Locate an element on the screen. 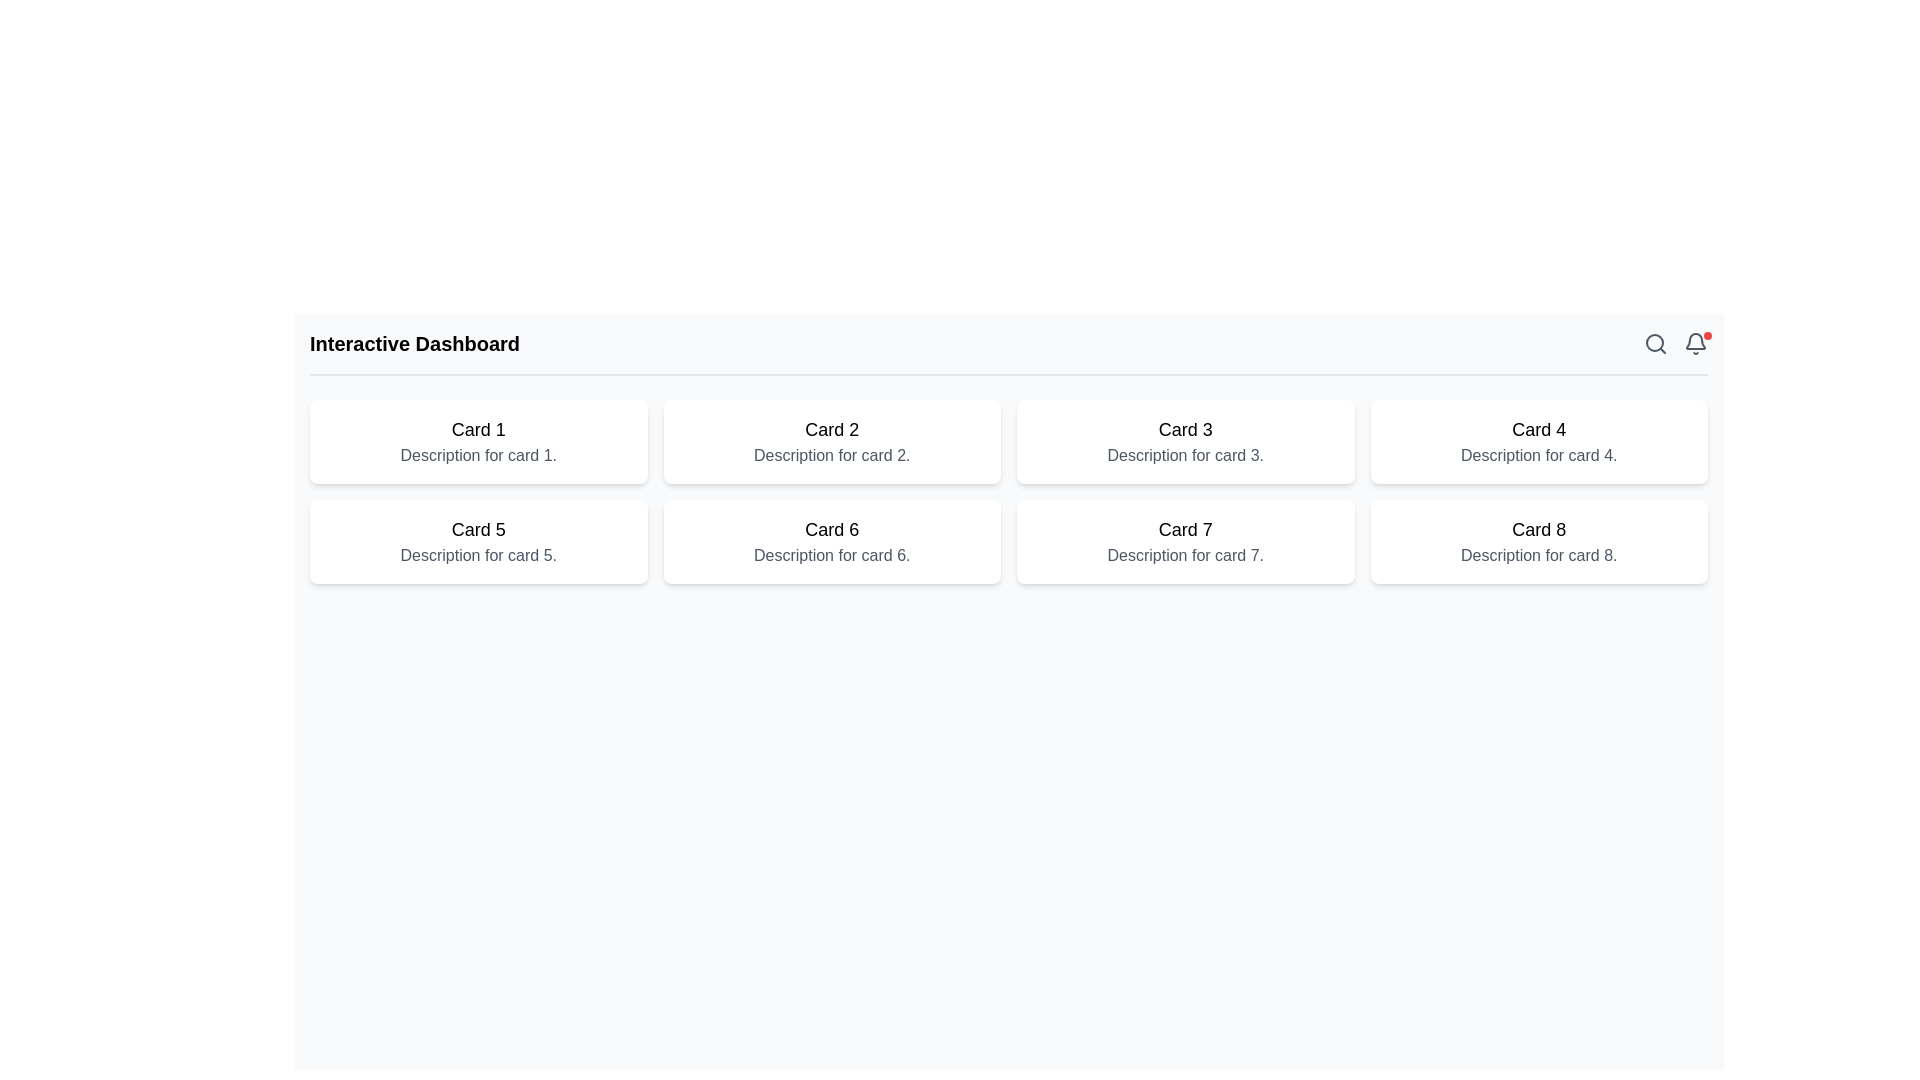 This screenshot has width=1920, height=1080. the Text Label that serves as the title for the sixth card located in the second row, second column of the card layout is located at coordinates (832, 528).